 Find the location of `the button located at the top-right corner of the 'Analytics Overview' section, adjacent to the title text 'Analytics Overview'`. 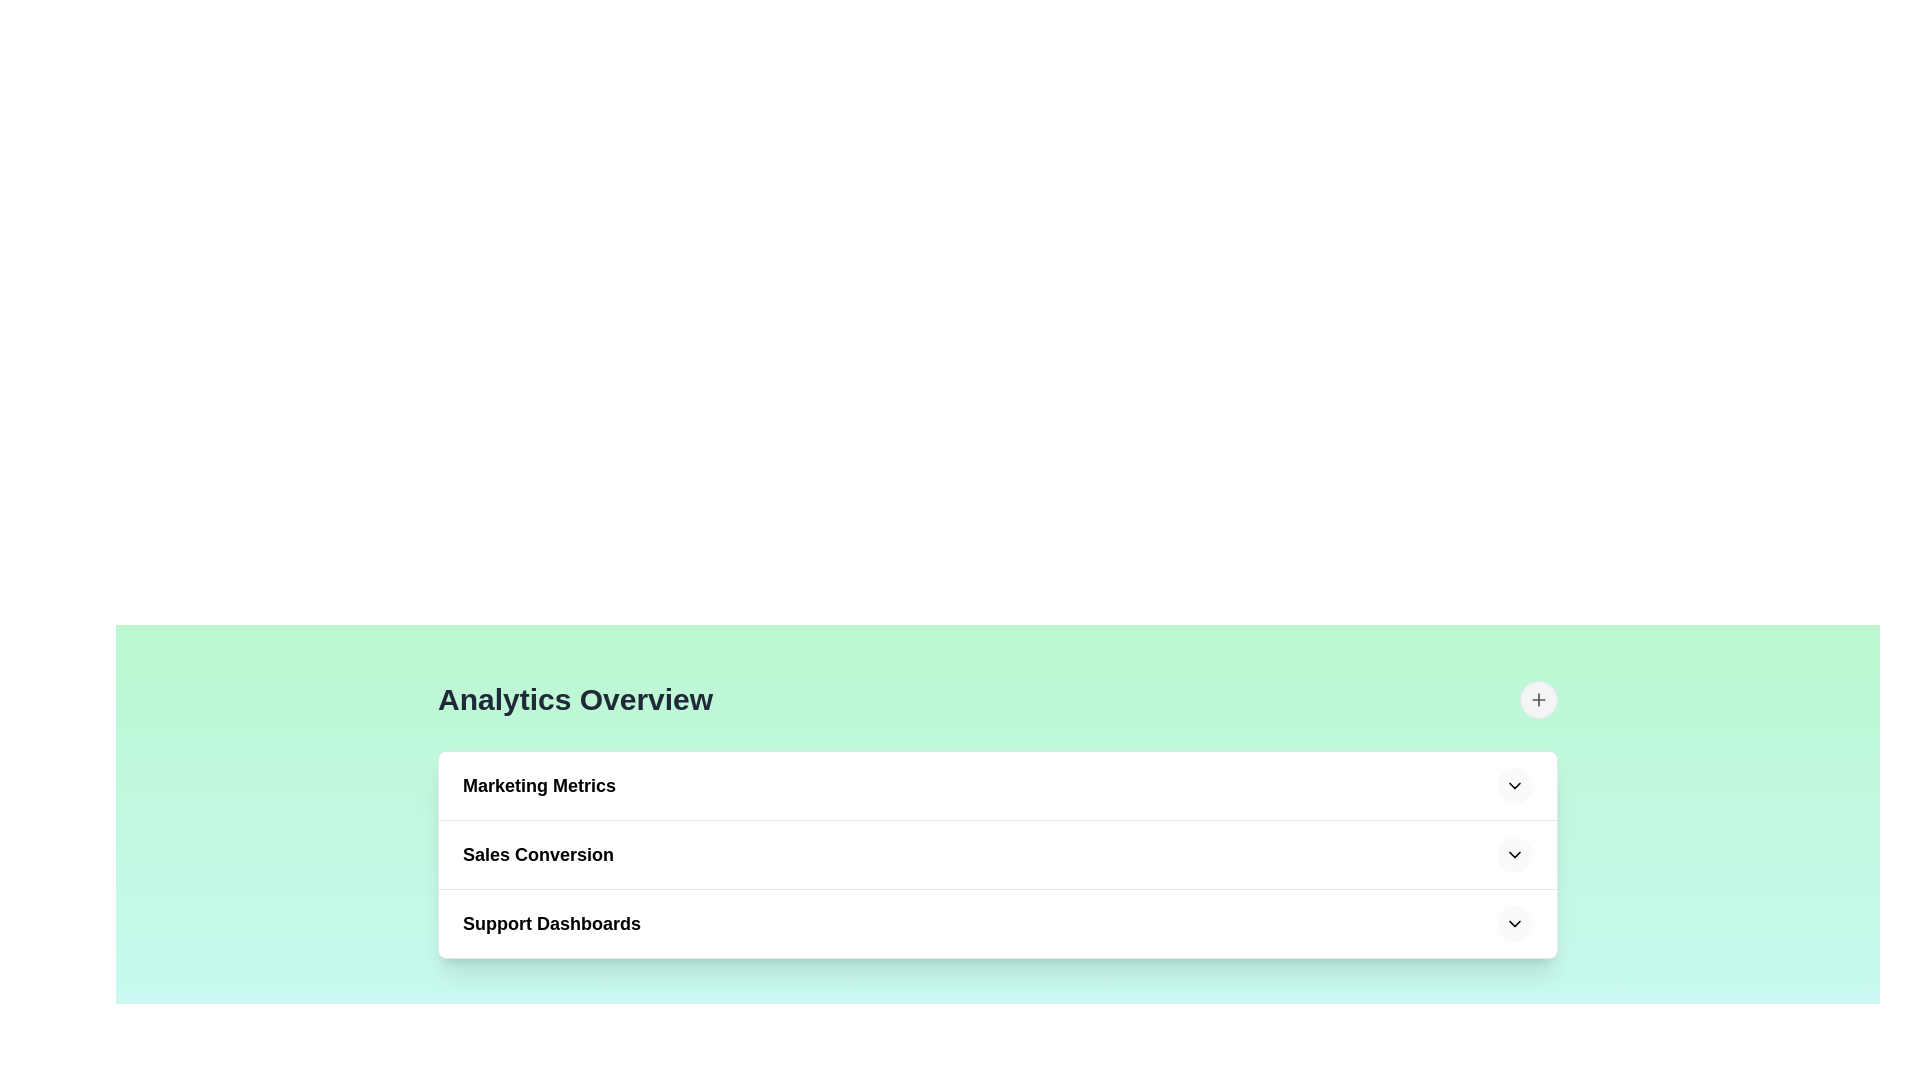

the button located at the top-right corner of the 'Analytics Overview' section, adjacent to the title text 'Analytics Overview' is located at coordinates (1538, 698).